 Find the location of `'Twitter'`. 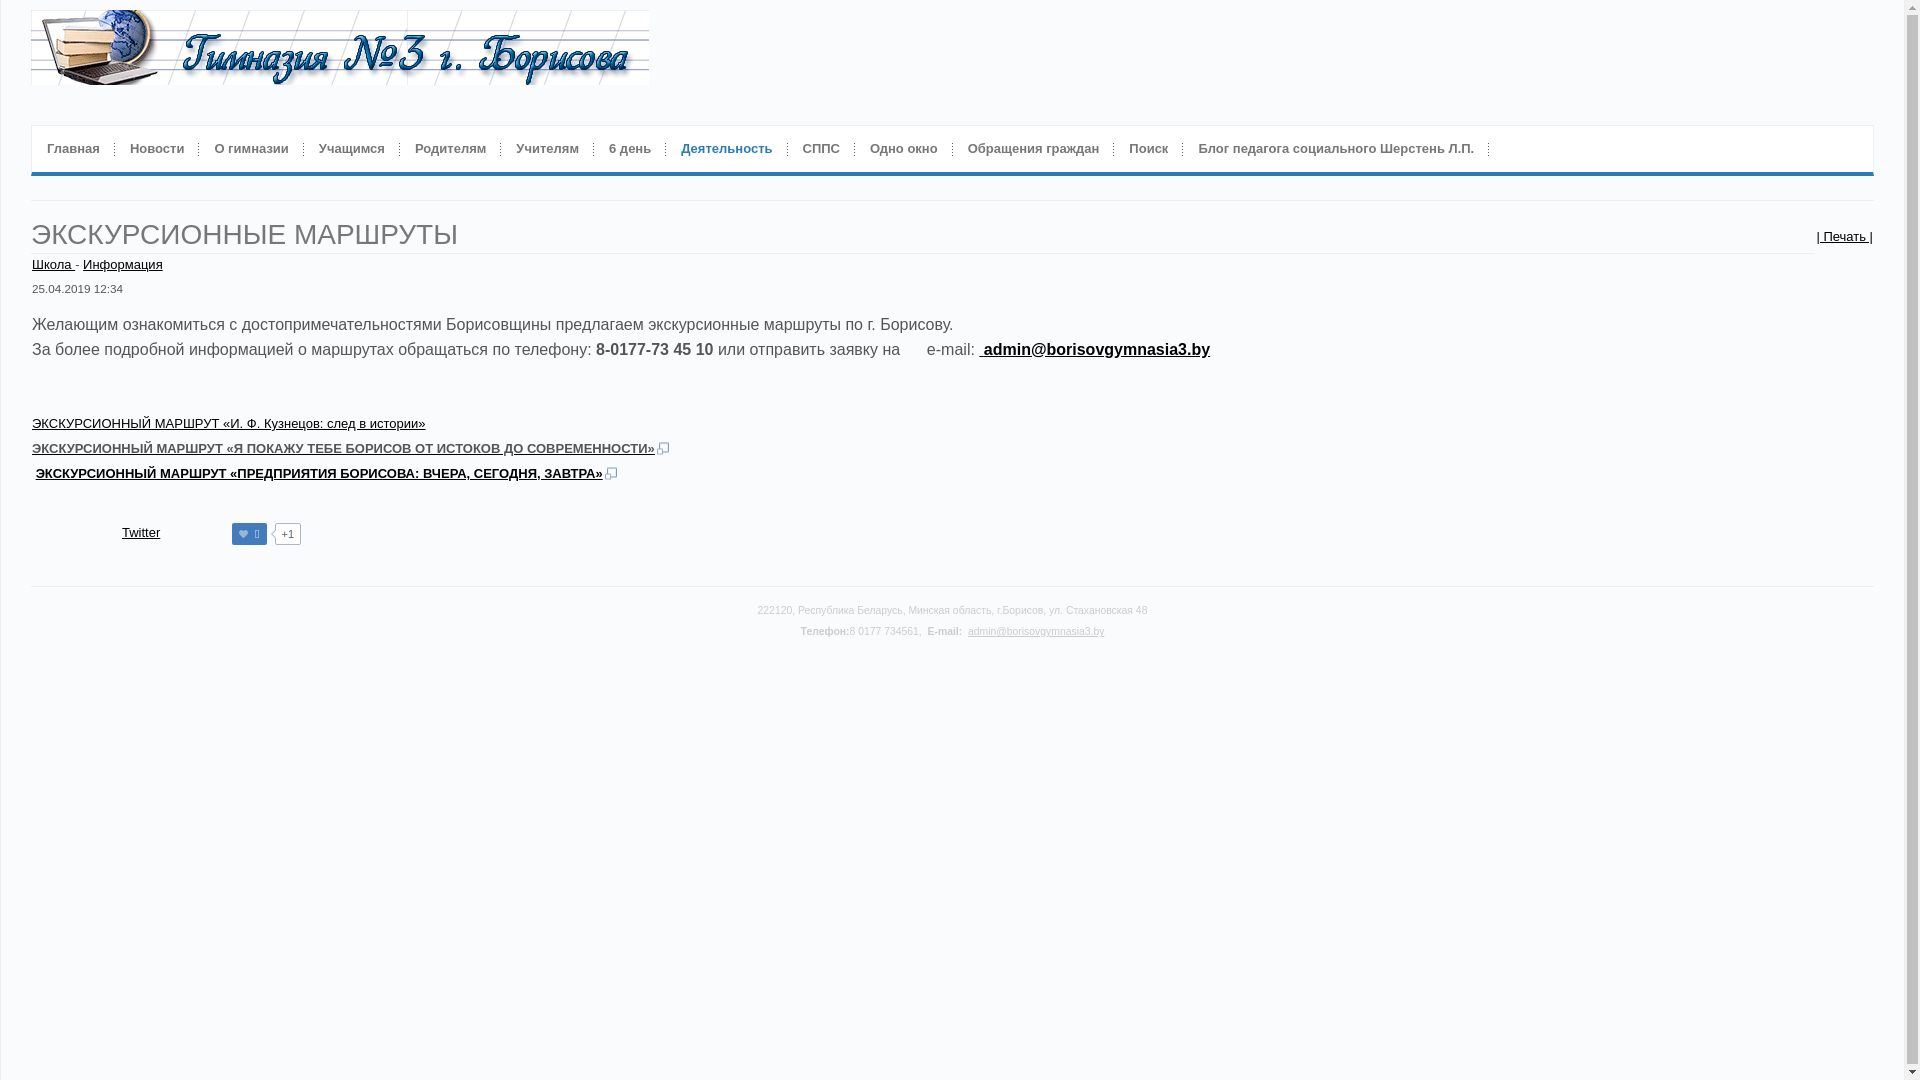

'Twitter' is located at coordinates (139, 531).